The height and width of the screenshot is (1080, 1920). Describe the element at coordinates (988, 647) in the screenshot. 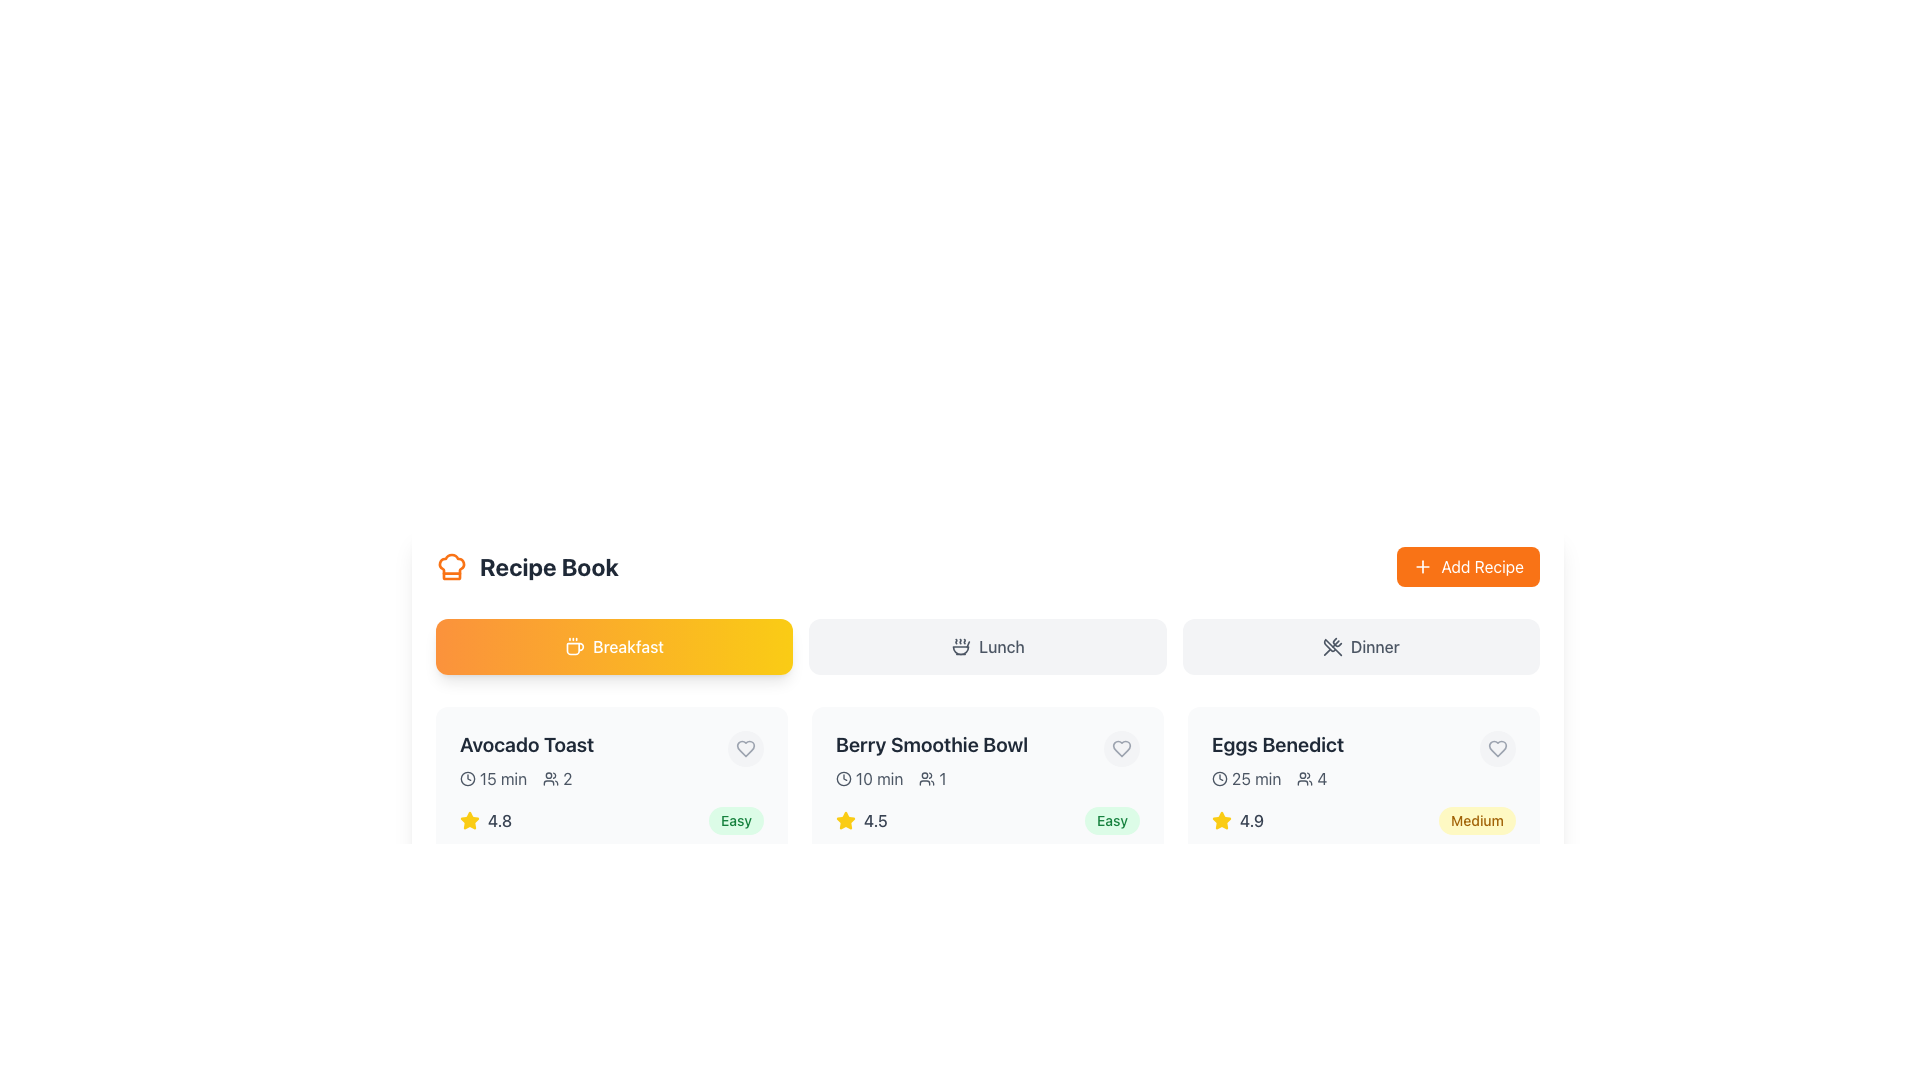

I see `the 'Lunch' category selector button located in the middle of three buttons, between 'Breakfast' and 'Dinner'` at that location.